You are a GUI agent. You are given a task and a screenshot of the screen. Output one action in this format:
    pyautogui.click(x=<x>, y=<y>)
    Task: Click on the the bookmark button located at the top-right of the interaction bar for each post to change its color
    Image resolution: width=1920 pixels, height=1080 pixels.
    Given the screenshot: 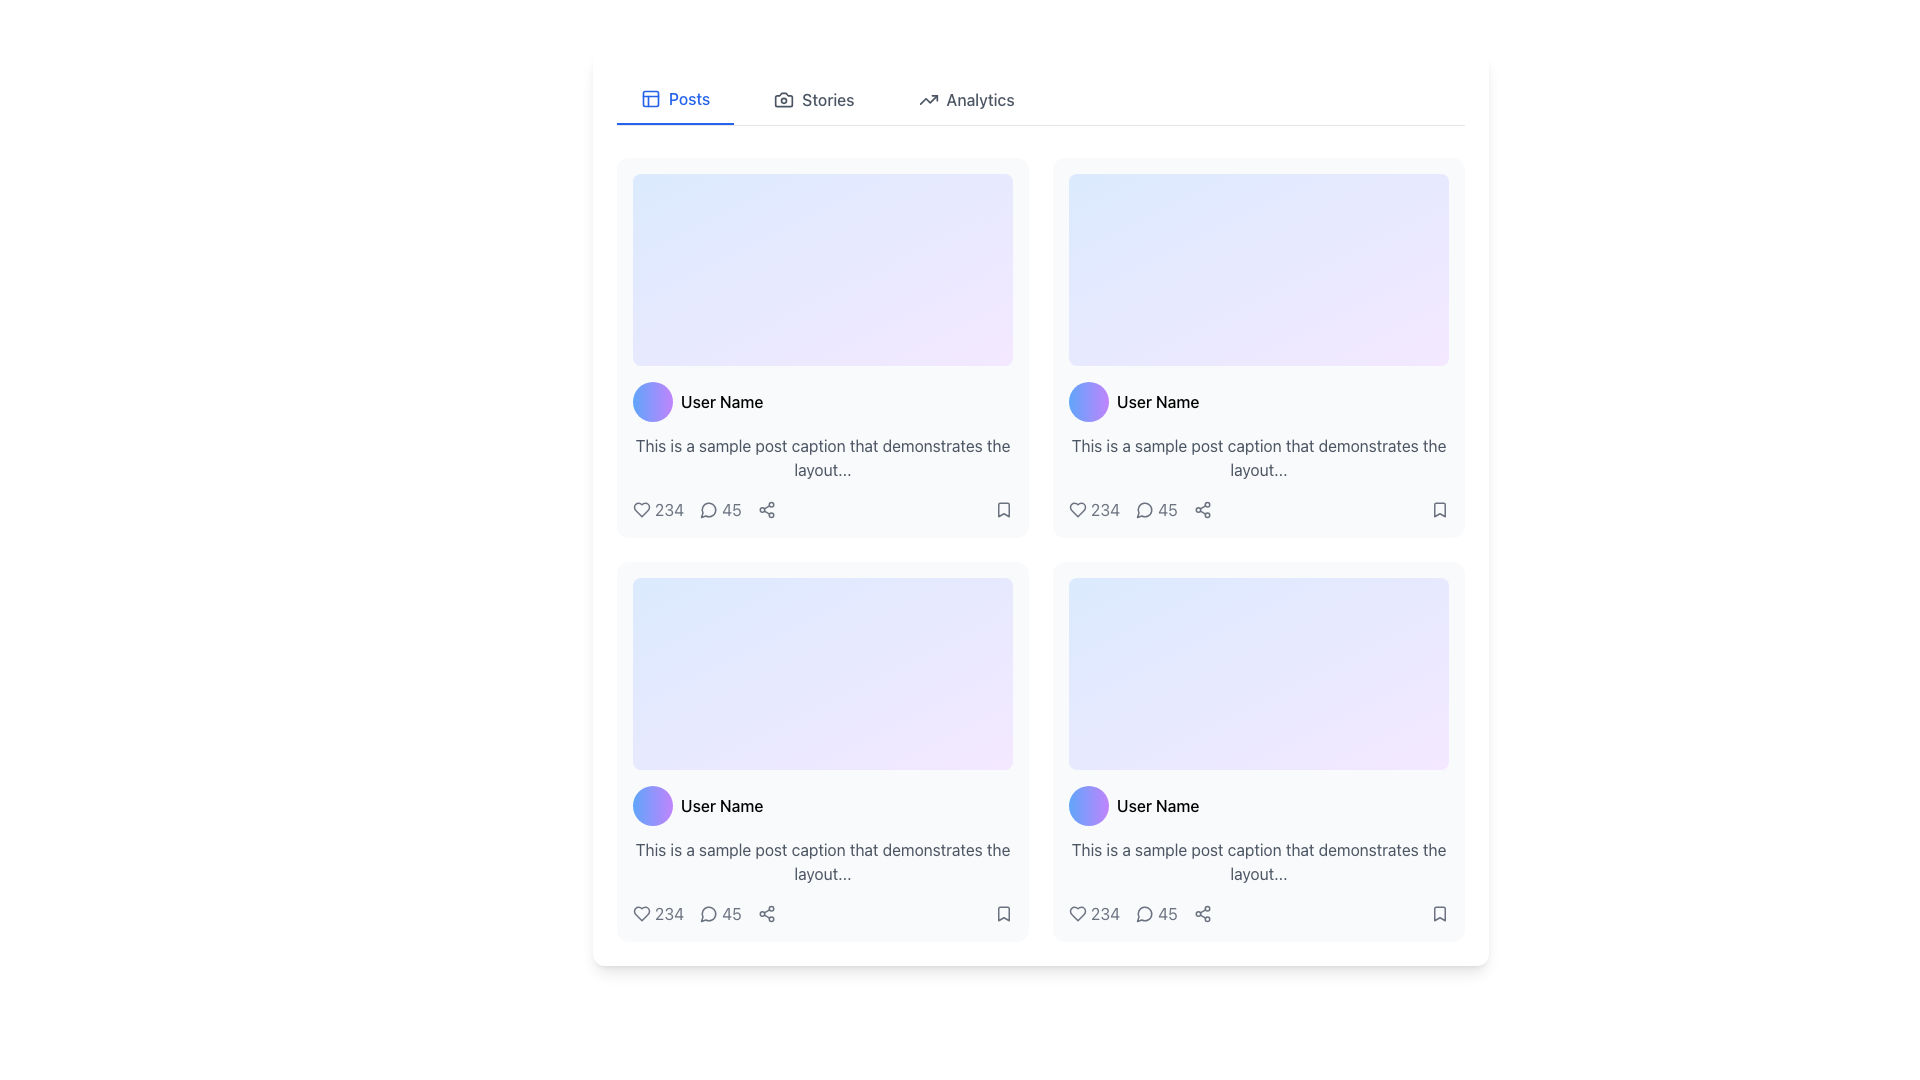 What is the action you would take?
    pyautogui.click(x=1003, y=508)
    